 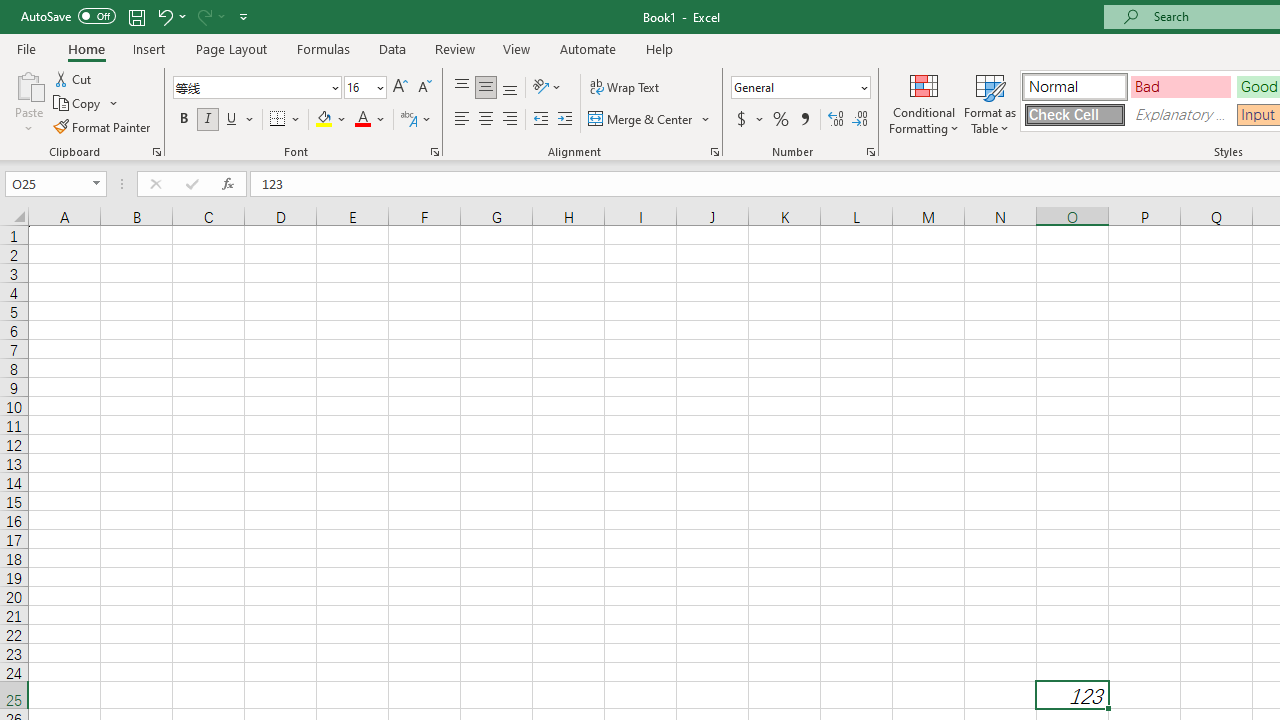 I want to click on 'Number Format', so click(x=793, y=86).